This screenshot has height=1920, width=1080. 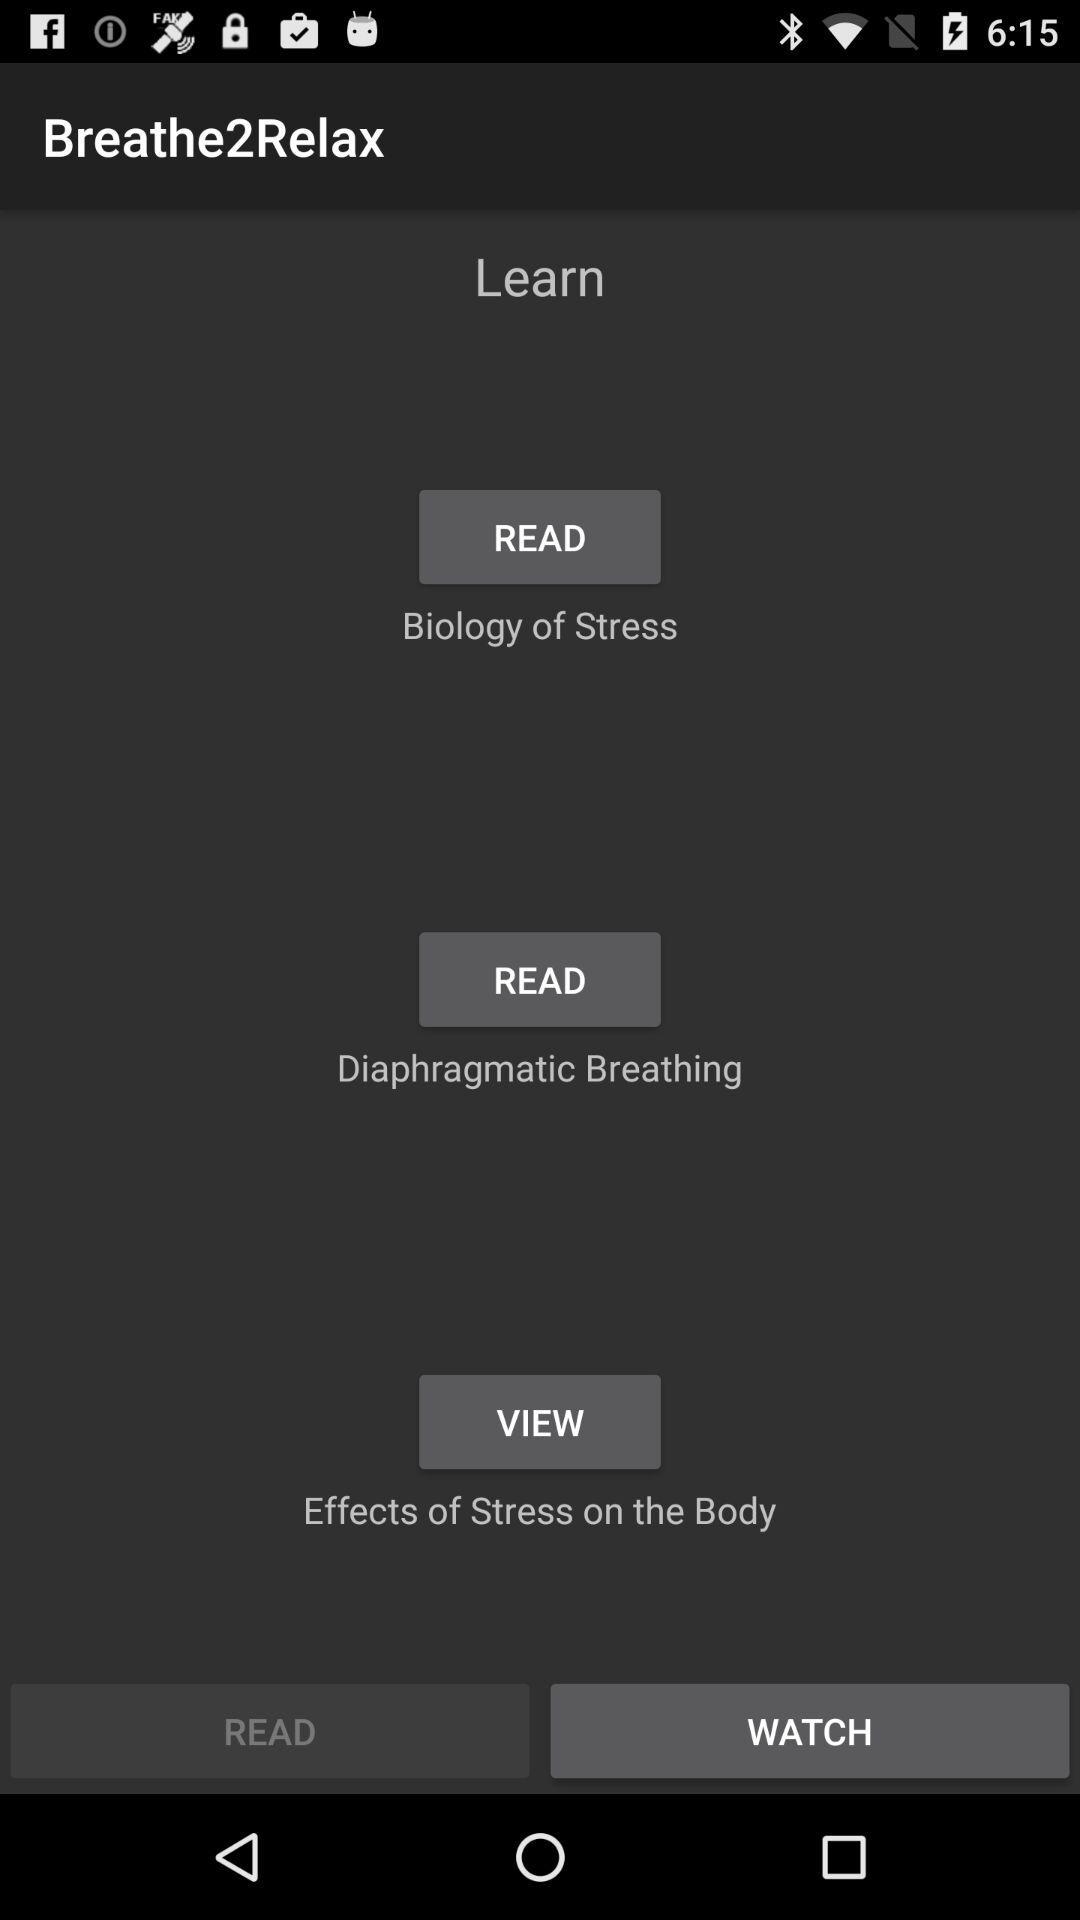 What do you see at coordinates (540, 1420) in the screenshot?
I see `the item below diaphragmatic breathing item` at bounding box center [540, 1420].